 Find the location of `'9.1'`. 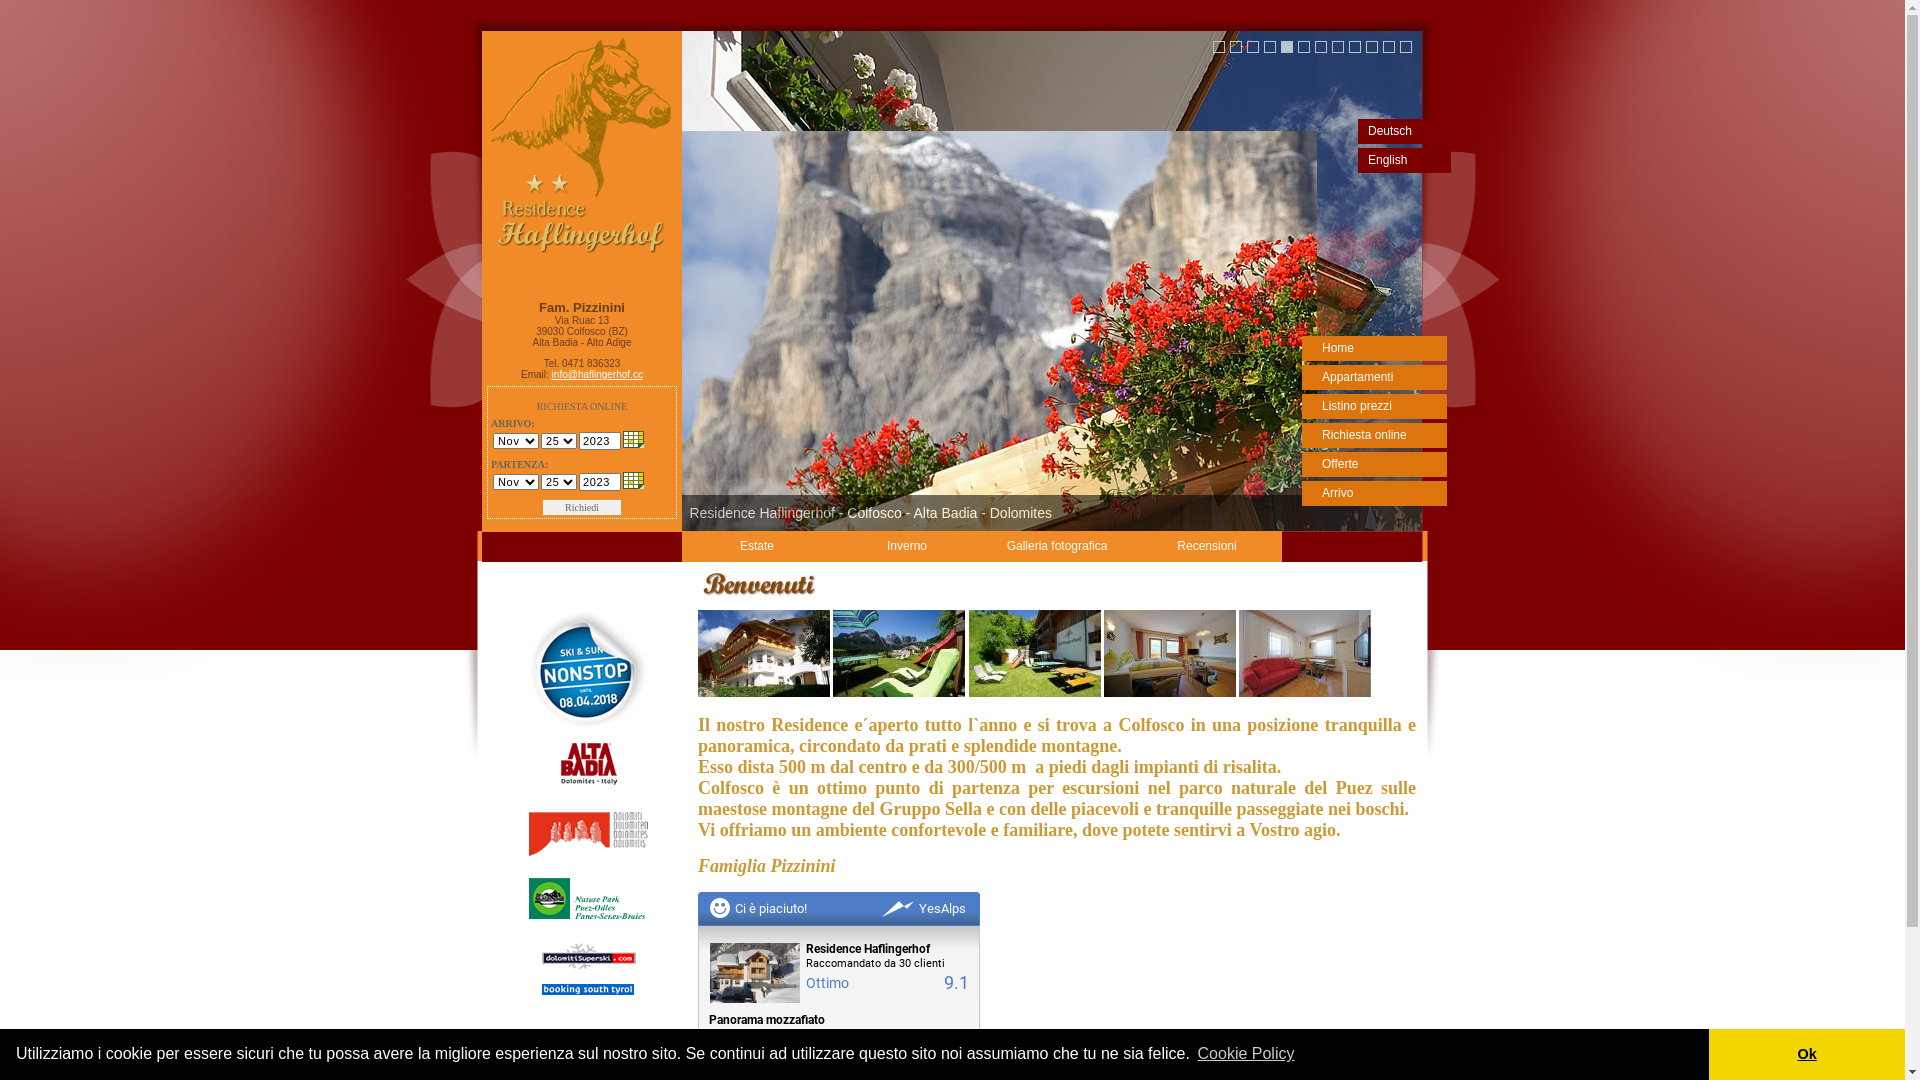

'9.1' is located at coordinates (955, 981).